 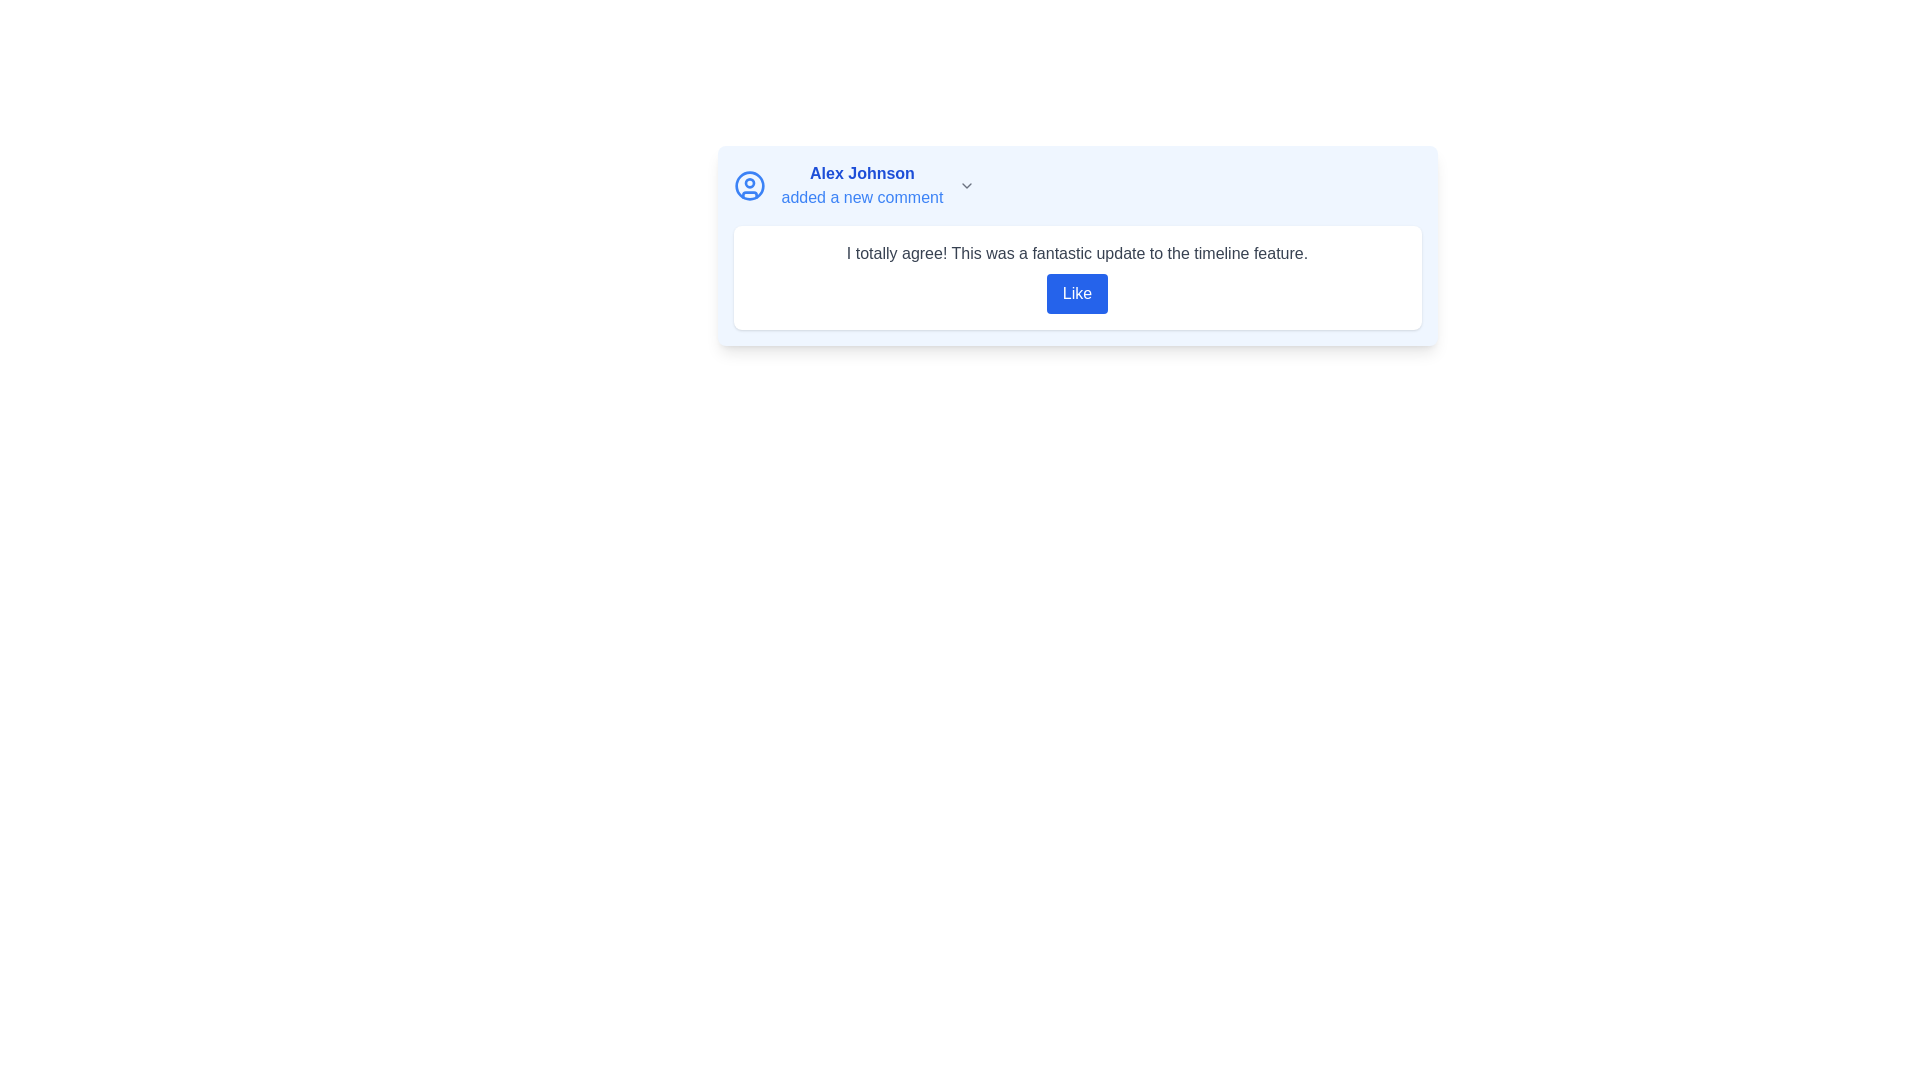 What do you see at coordinates (748, 185) in the screenshot?
I see `the SVG Circle Element with a blue outline located at the center of the avatar icon on the top-left corner of the comment card` at bounding box center [748, 185].